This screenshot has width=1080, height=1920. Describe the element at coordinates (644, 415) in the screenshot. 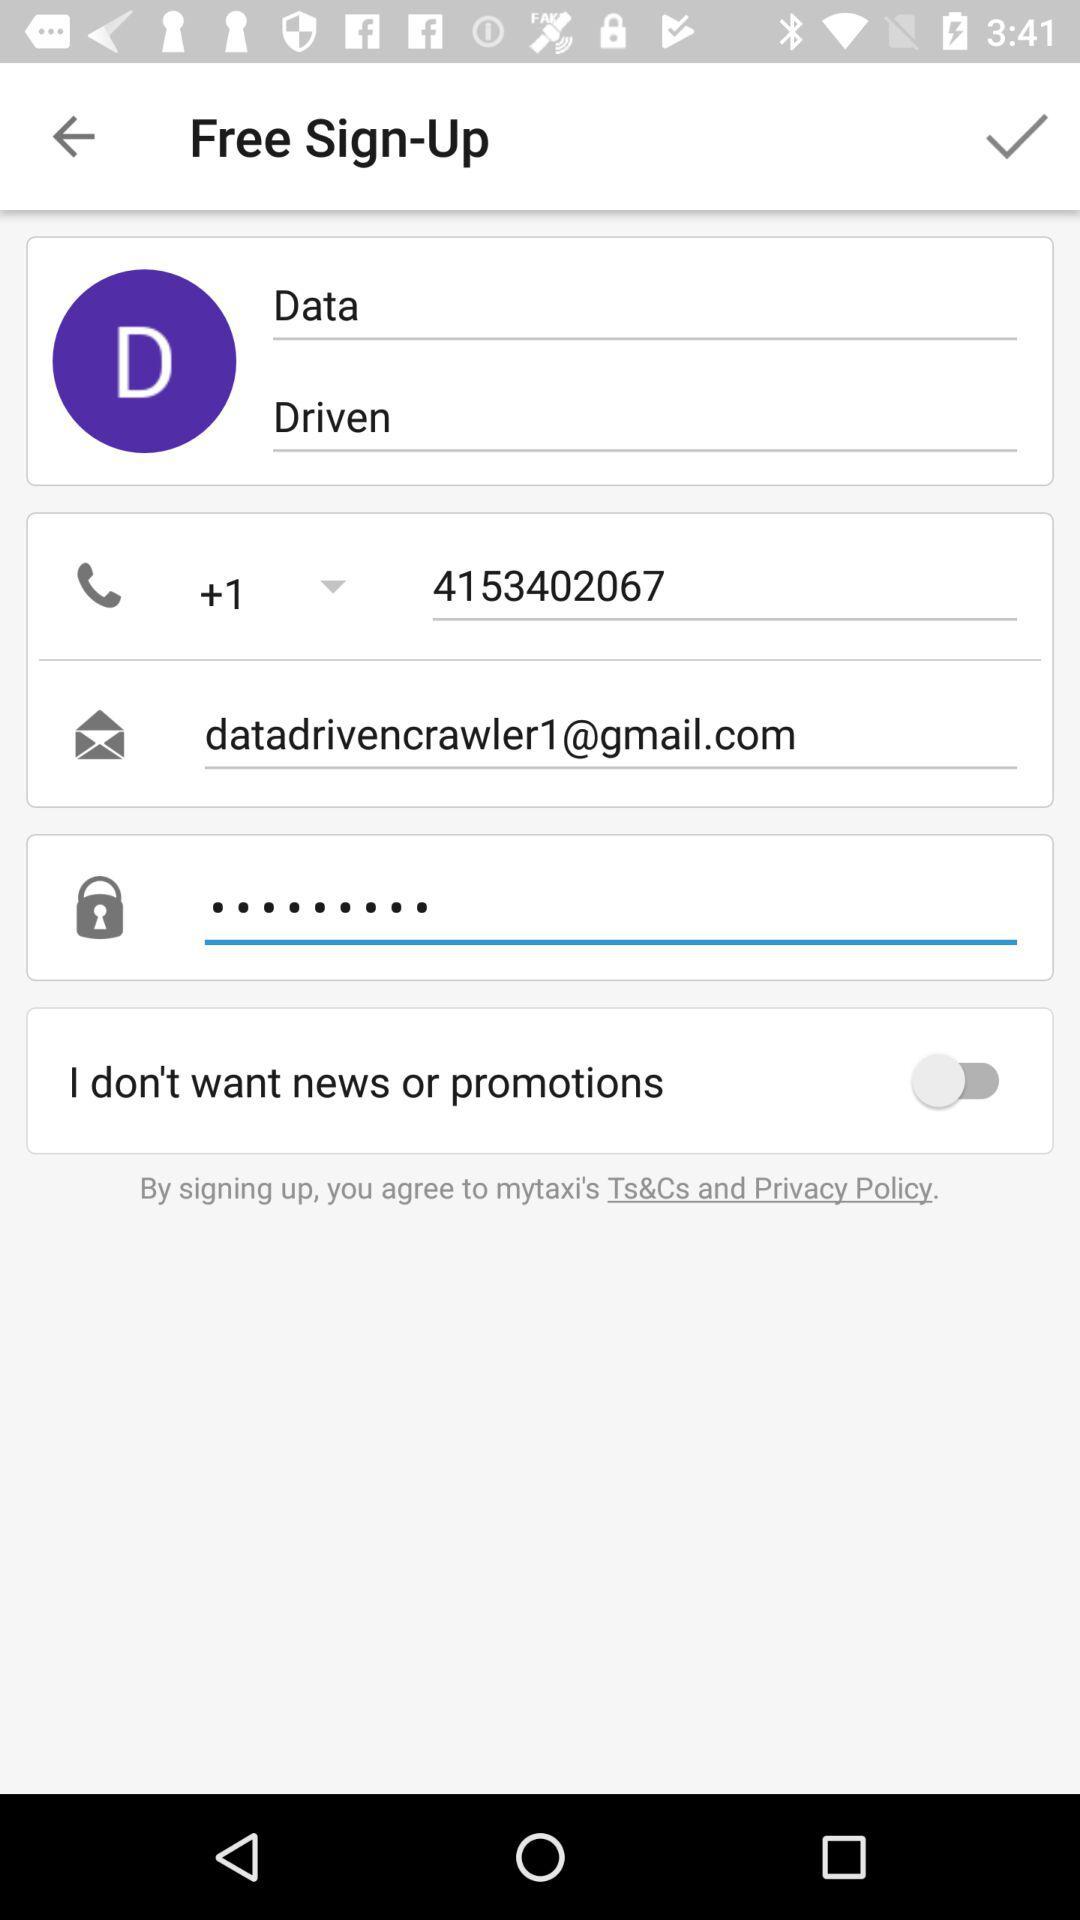

I see `the driven` at that location.